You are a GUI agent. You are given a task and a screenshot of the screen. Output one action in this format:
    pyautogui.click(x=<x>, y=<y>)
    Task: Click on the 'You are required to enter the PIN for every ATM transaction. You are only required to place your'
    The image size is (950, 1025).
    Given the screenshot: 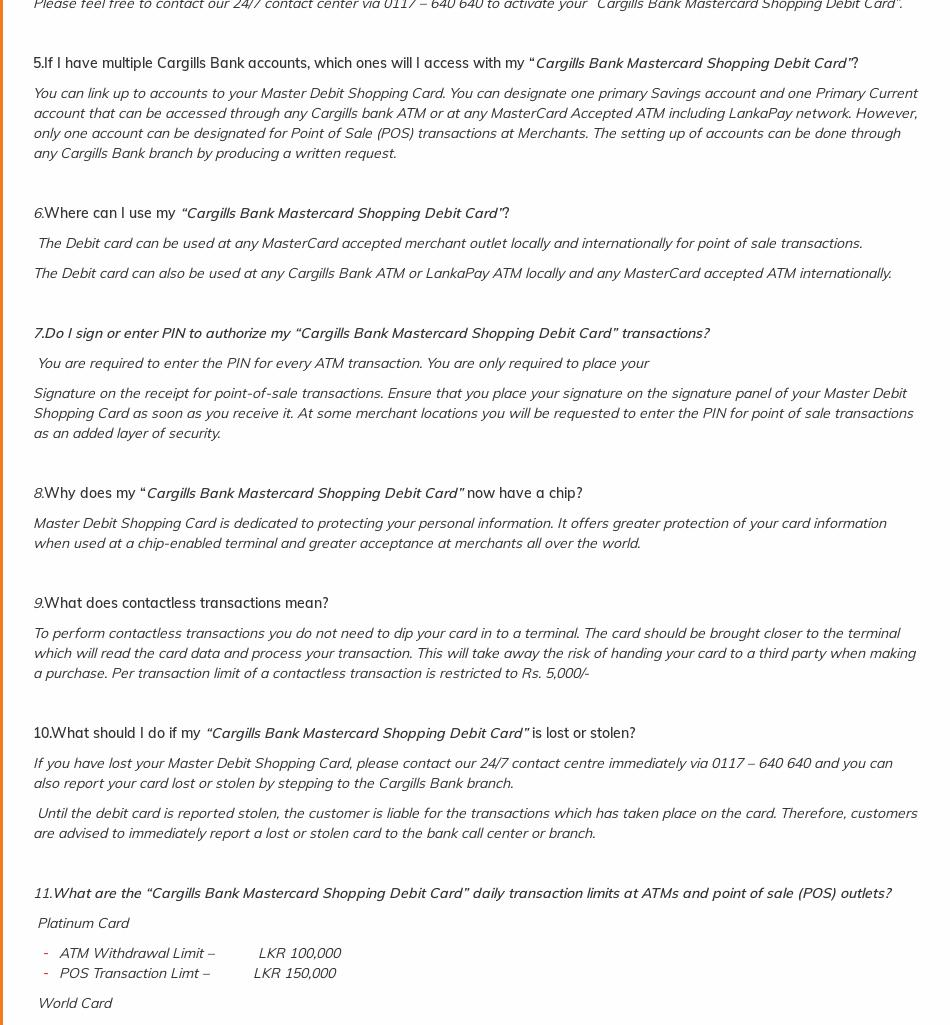 What is the action you would take?
    pyautogui.click(x=339, y=361)
    